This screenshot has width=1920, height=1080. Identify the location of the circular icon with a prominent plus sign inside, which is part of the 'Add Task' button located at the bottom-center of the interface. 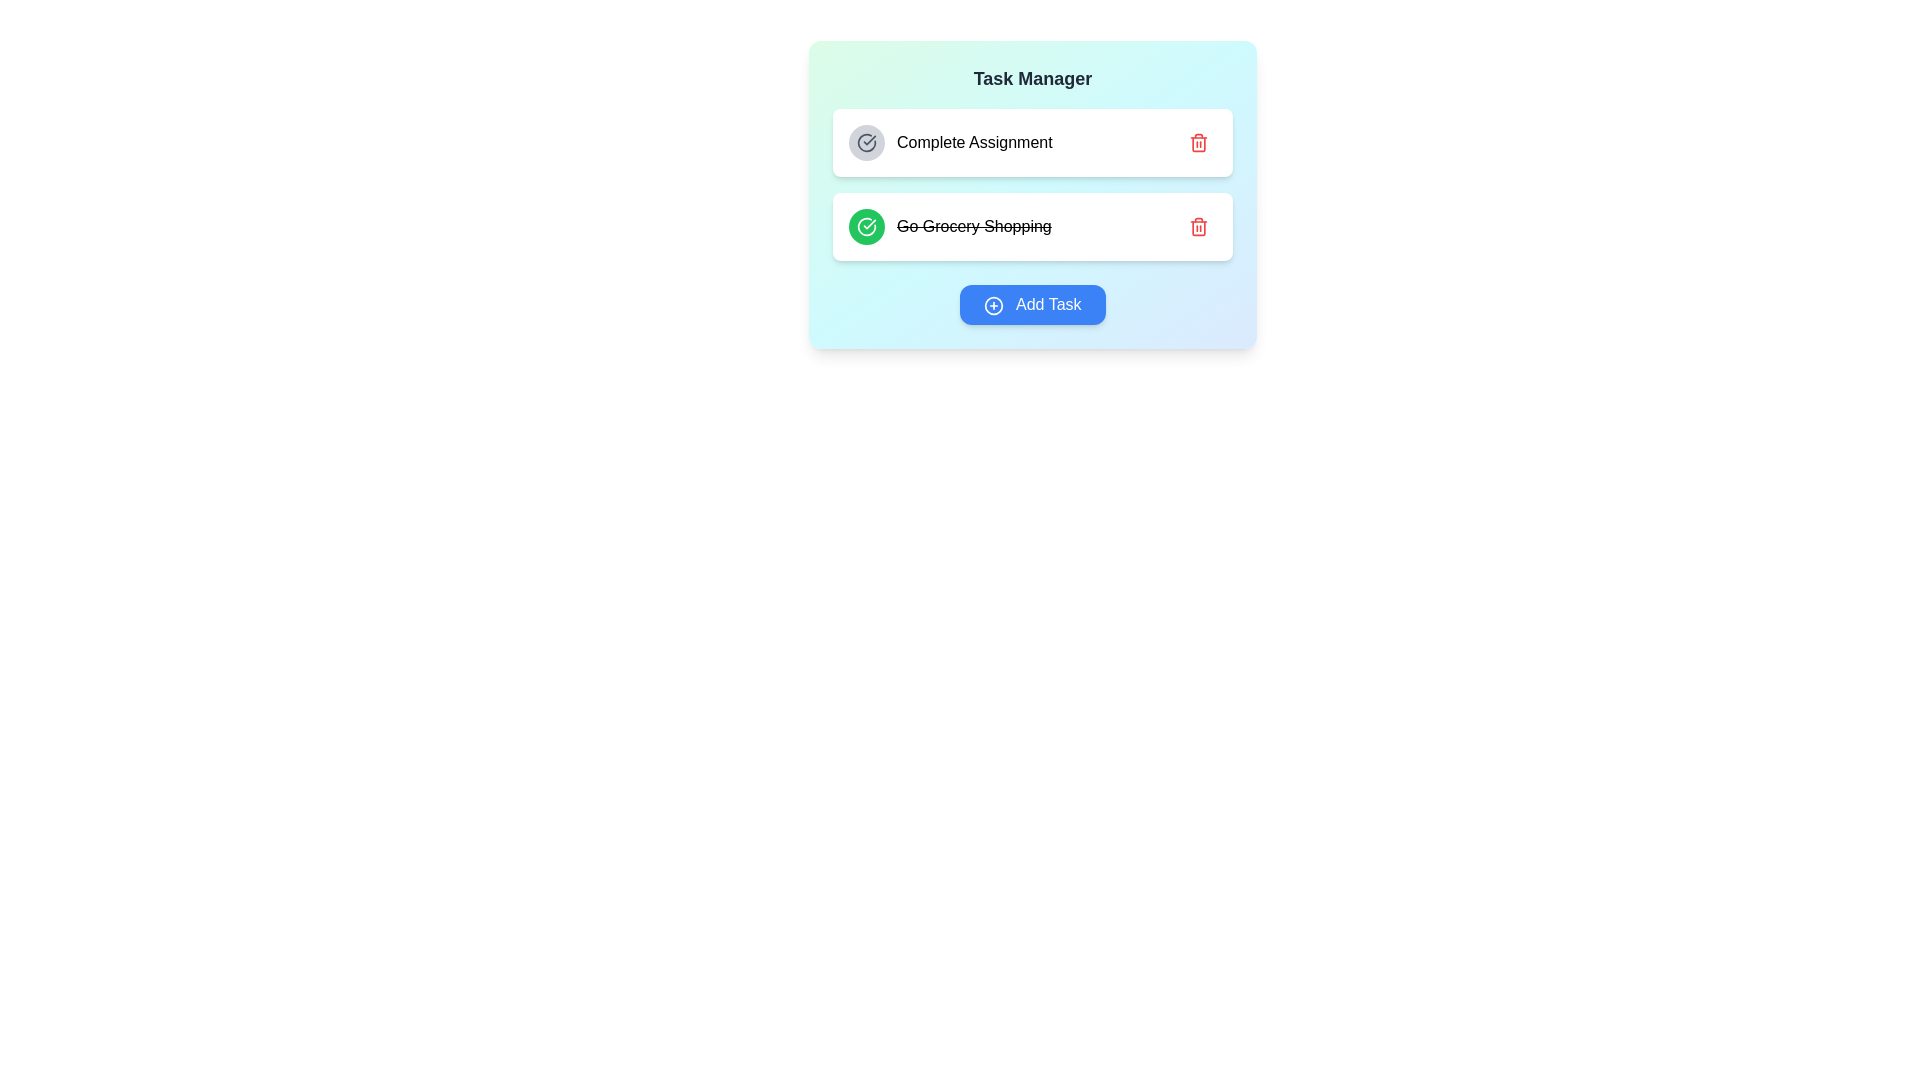
(994, 305).